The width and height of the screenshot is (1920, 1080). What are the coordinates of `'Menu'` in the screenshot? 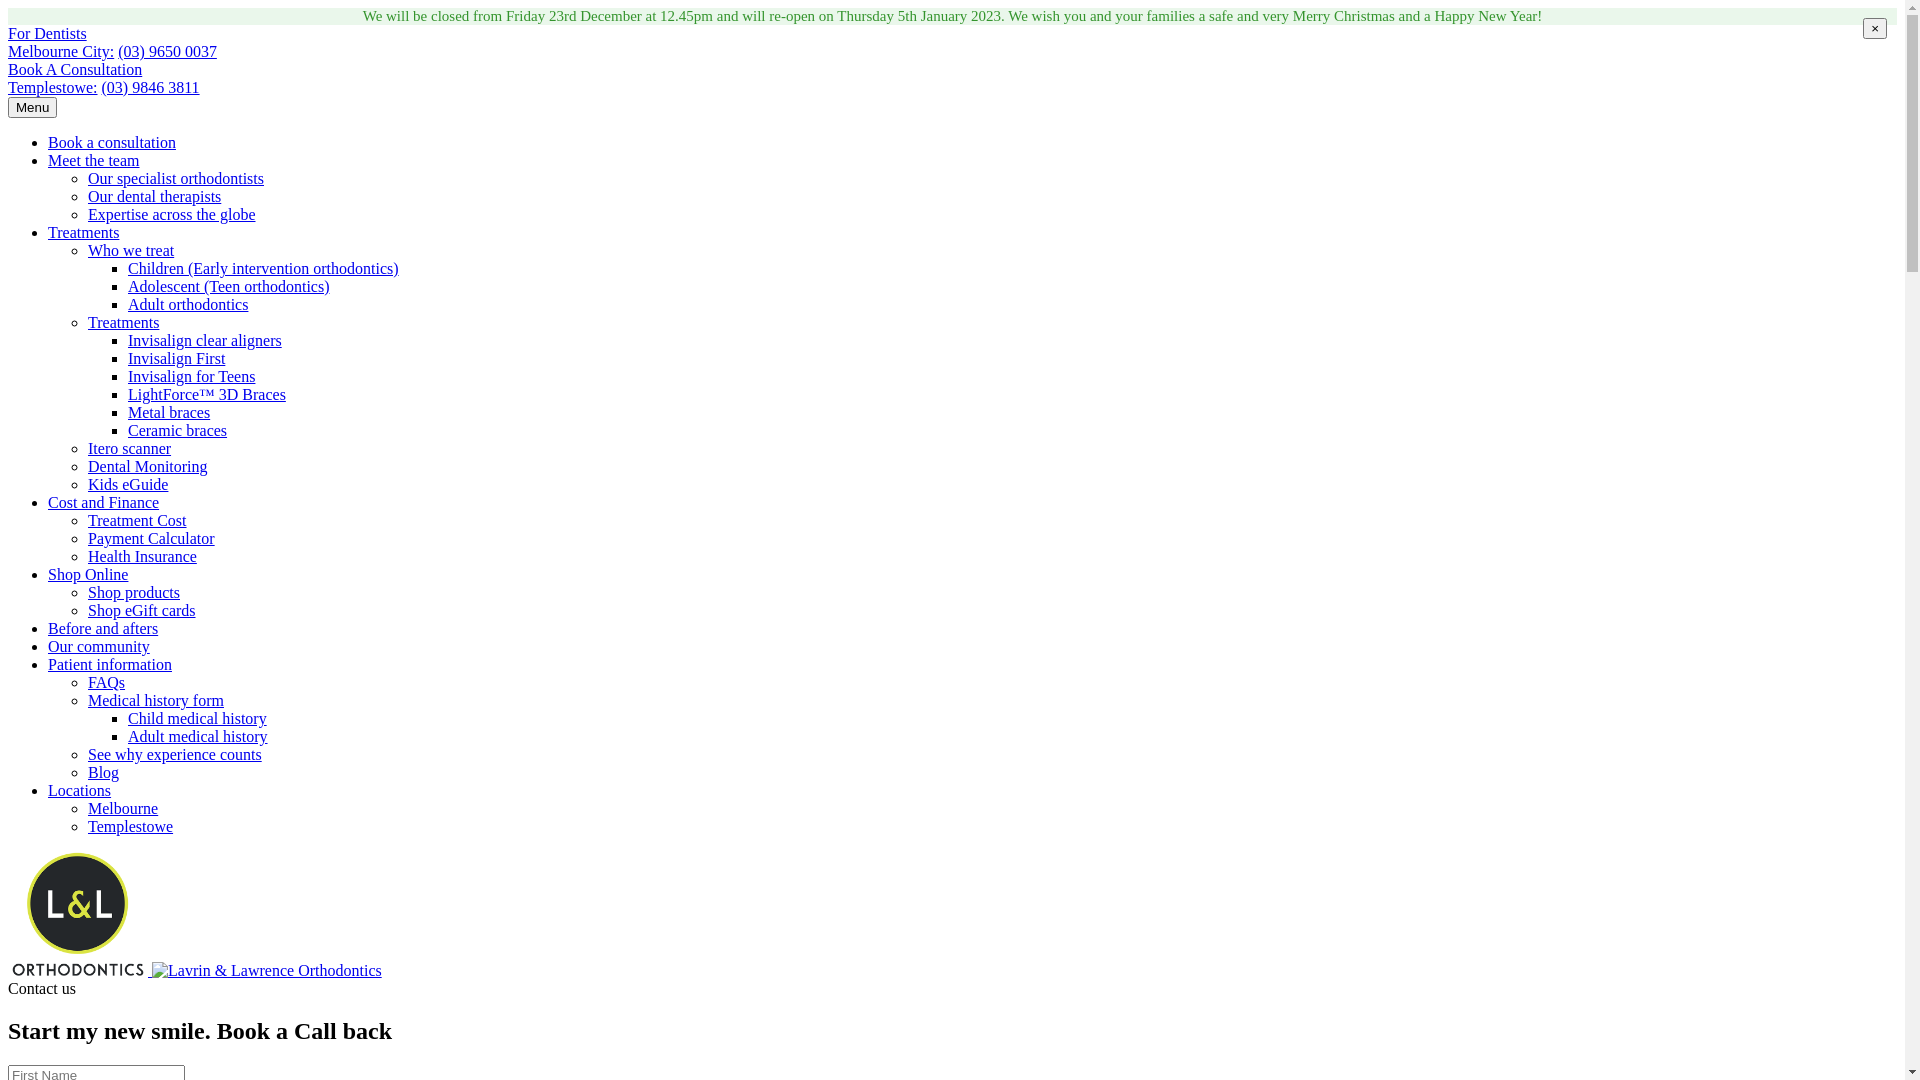 It's located at (32, 107).